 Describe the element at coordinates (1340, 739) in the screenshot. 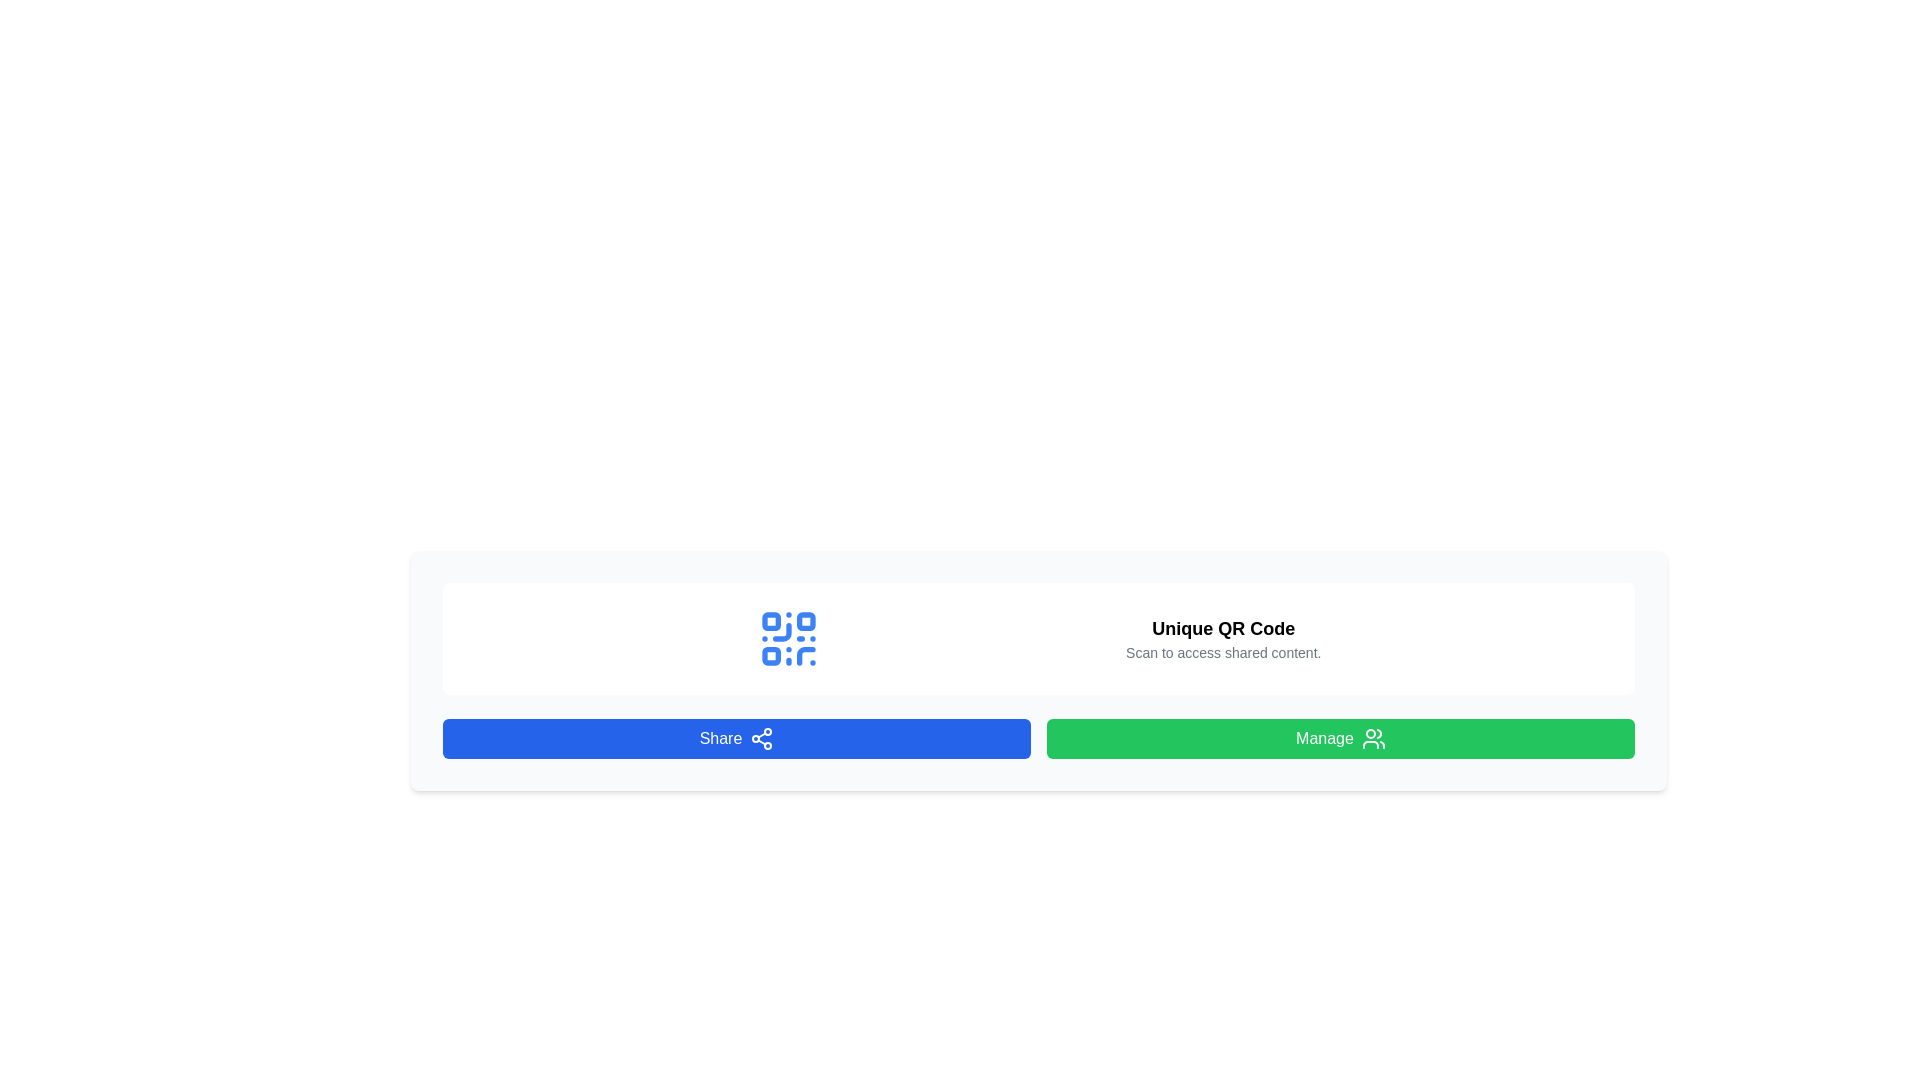

I see `the green 'Manage' button, which has rounded corners and white text, located in the bottom-right quadrant of the interface` at that location.